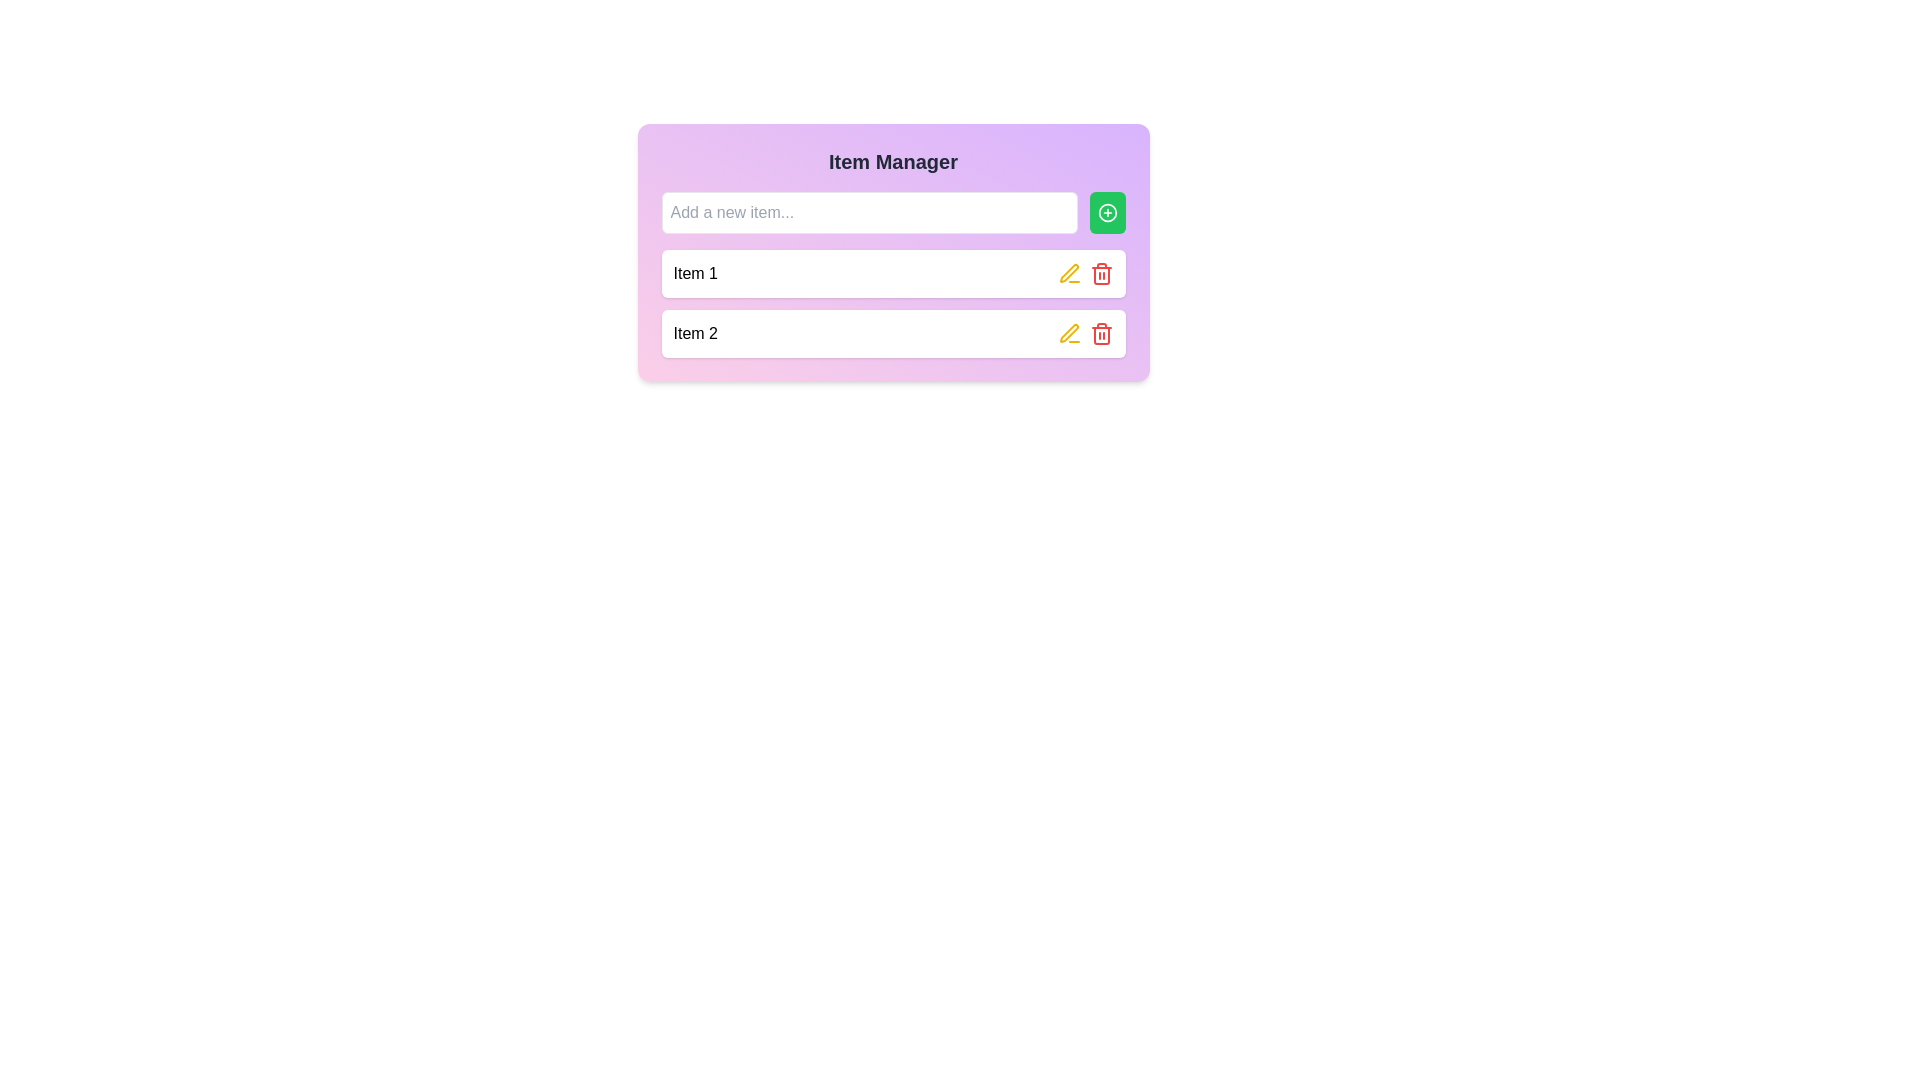 The height and width of the screenshot is (1080, 1920). I want to click on the plus button in the 'Item Manager' card, so click(892, 212).